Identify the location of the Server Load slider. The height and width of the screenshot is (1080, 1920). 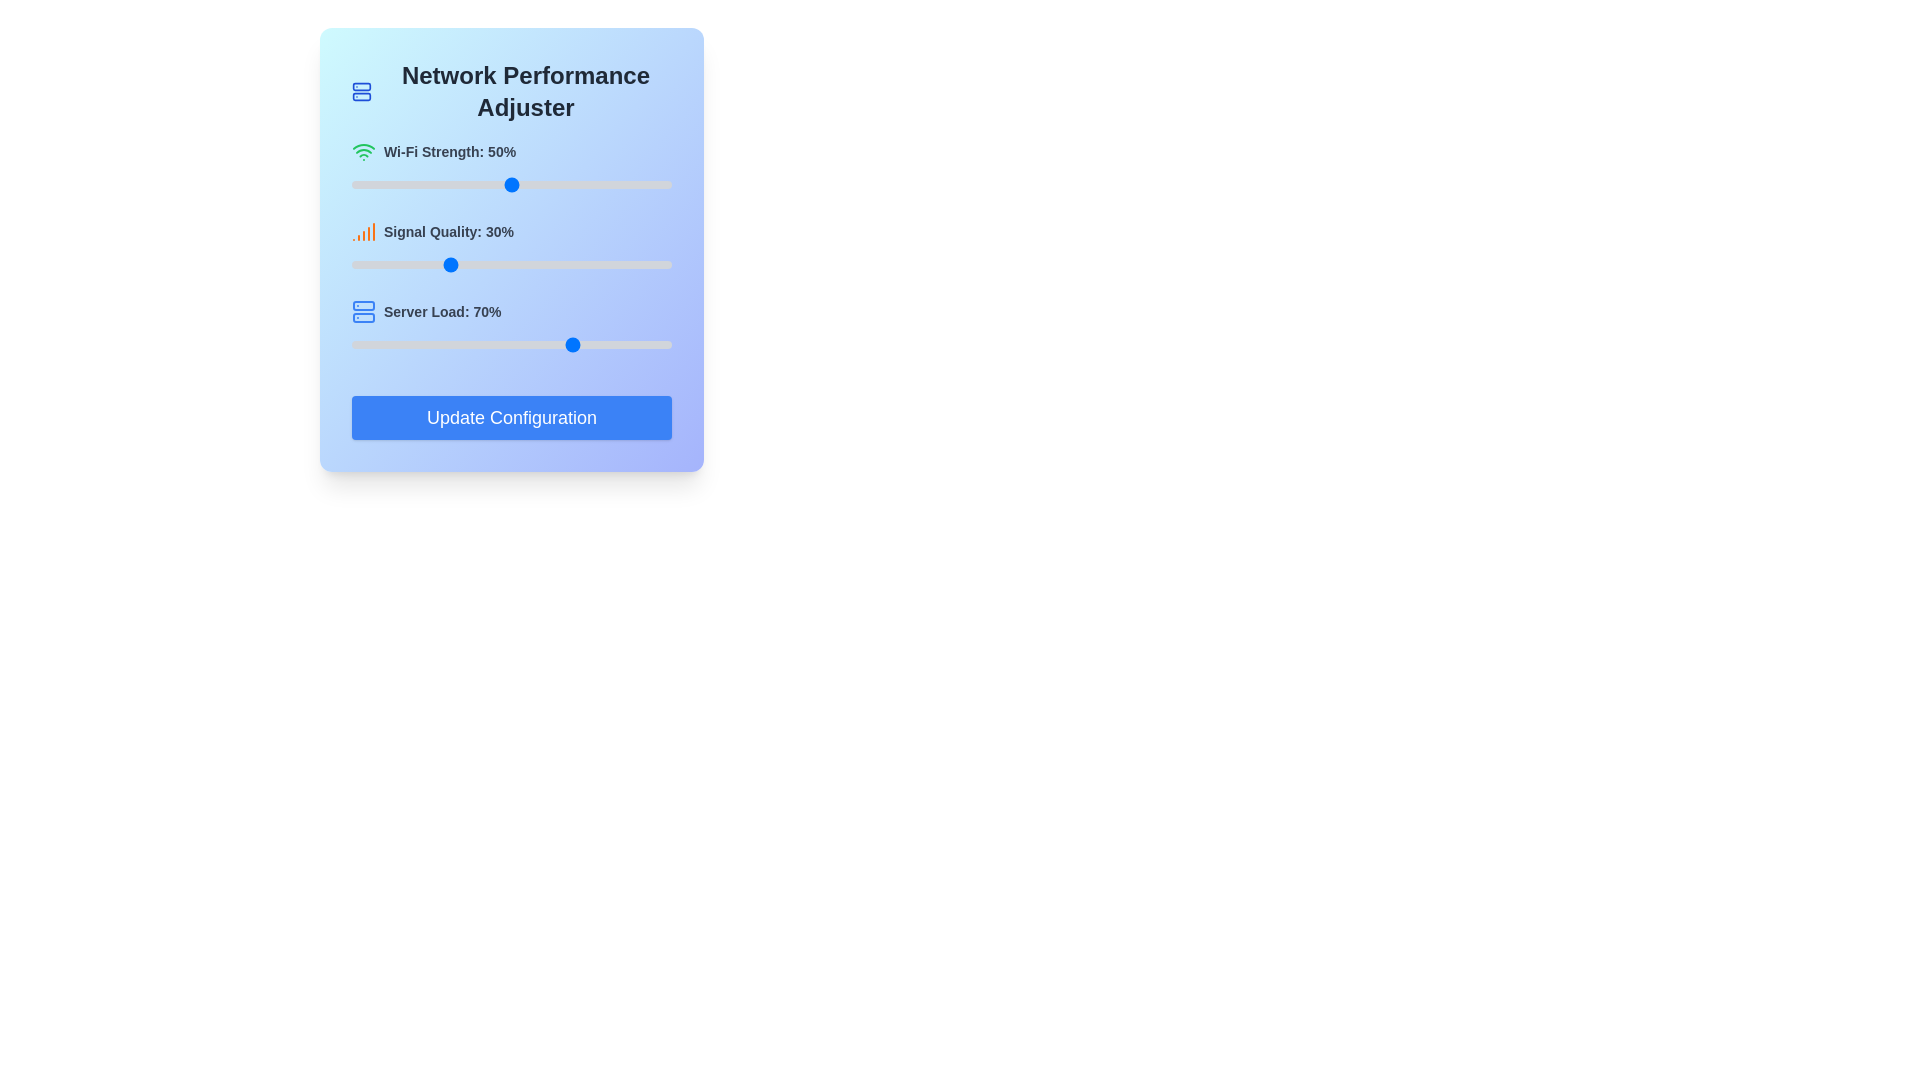
(459, 343).